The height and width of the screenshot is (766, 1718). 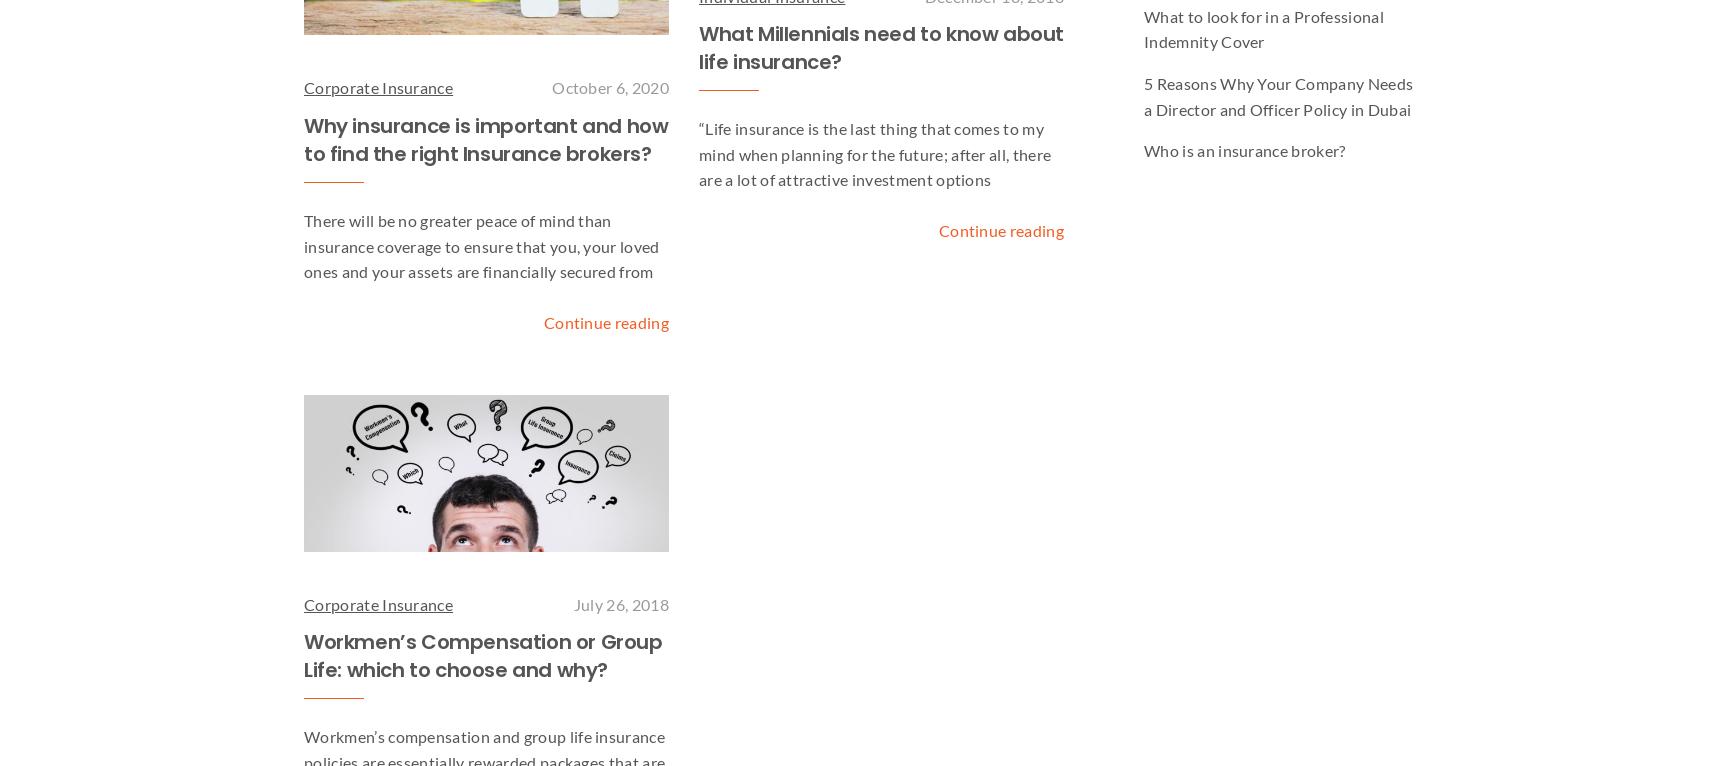 What do you see at coordinates (873, 153) in the screenshot?
I see `'“Life insurance is the last thing that comes to my mind when planning for the future; after all, there are a lot of attractive investment options'` at bounding box center [873, 153].